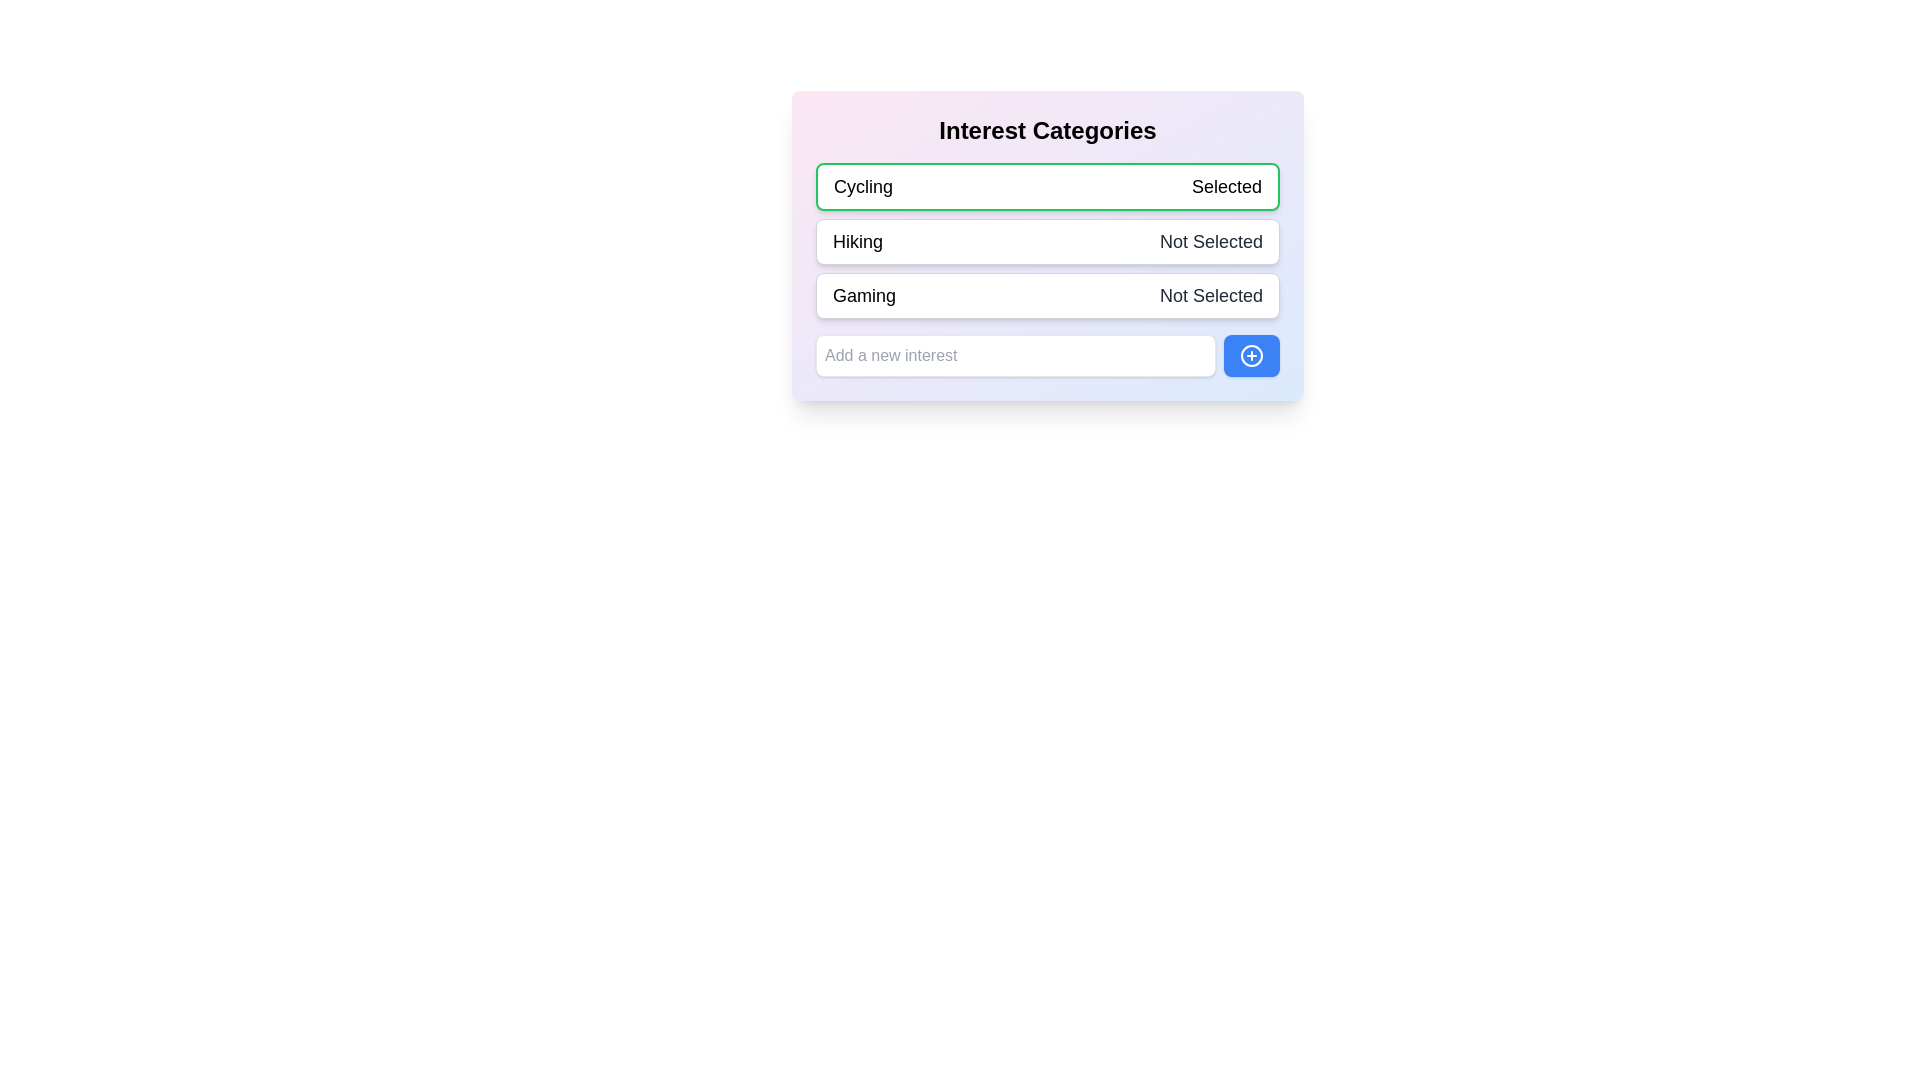 The height and width of the screenshot is (1080, 1920). Describe the element at coordinates (1251, 354) in the screenshot. I see `the add button to trigger the addition of a new interest` at that location.